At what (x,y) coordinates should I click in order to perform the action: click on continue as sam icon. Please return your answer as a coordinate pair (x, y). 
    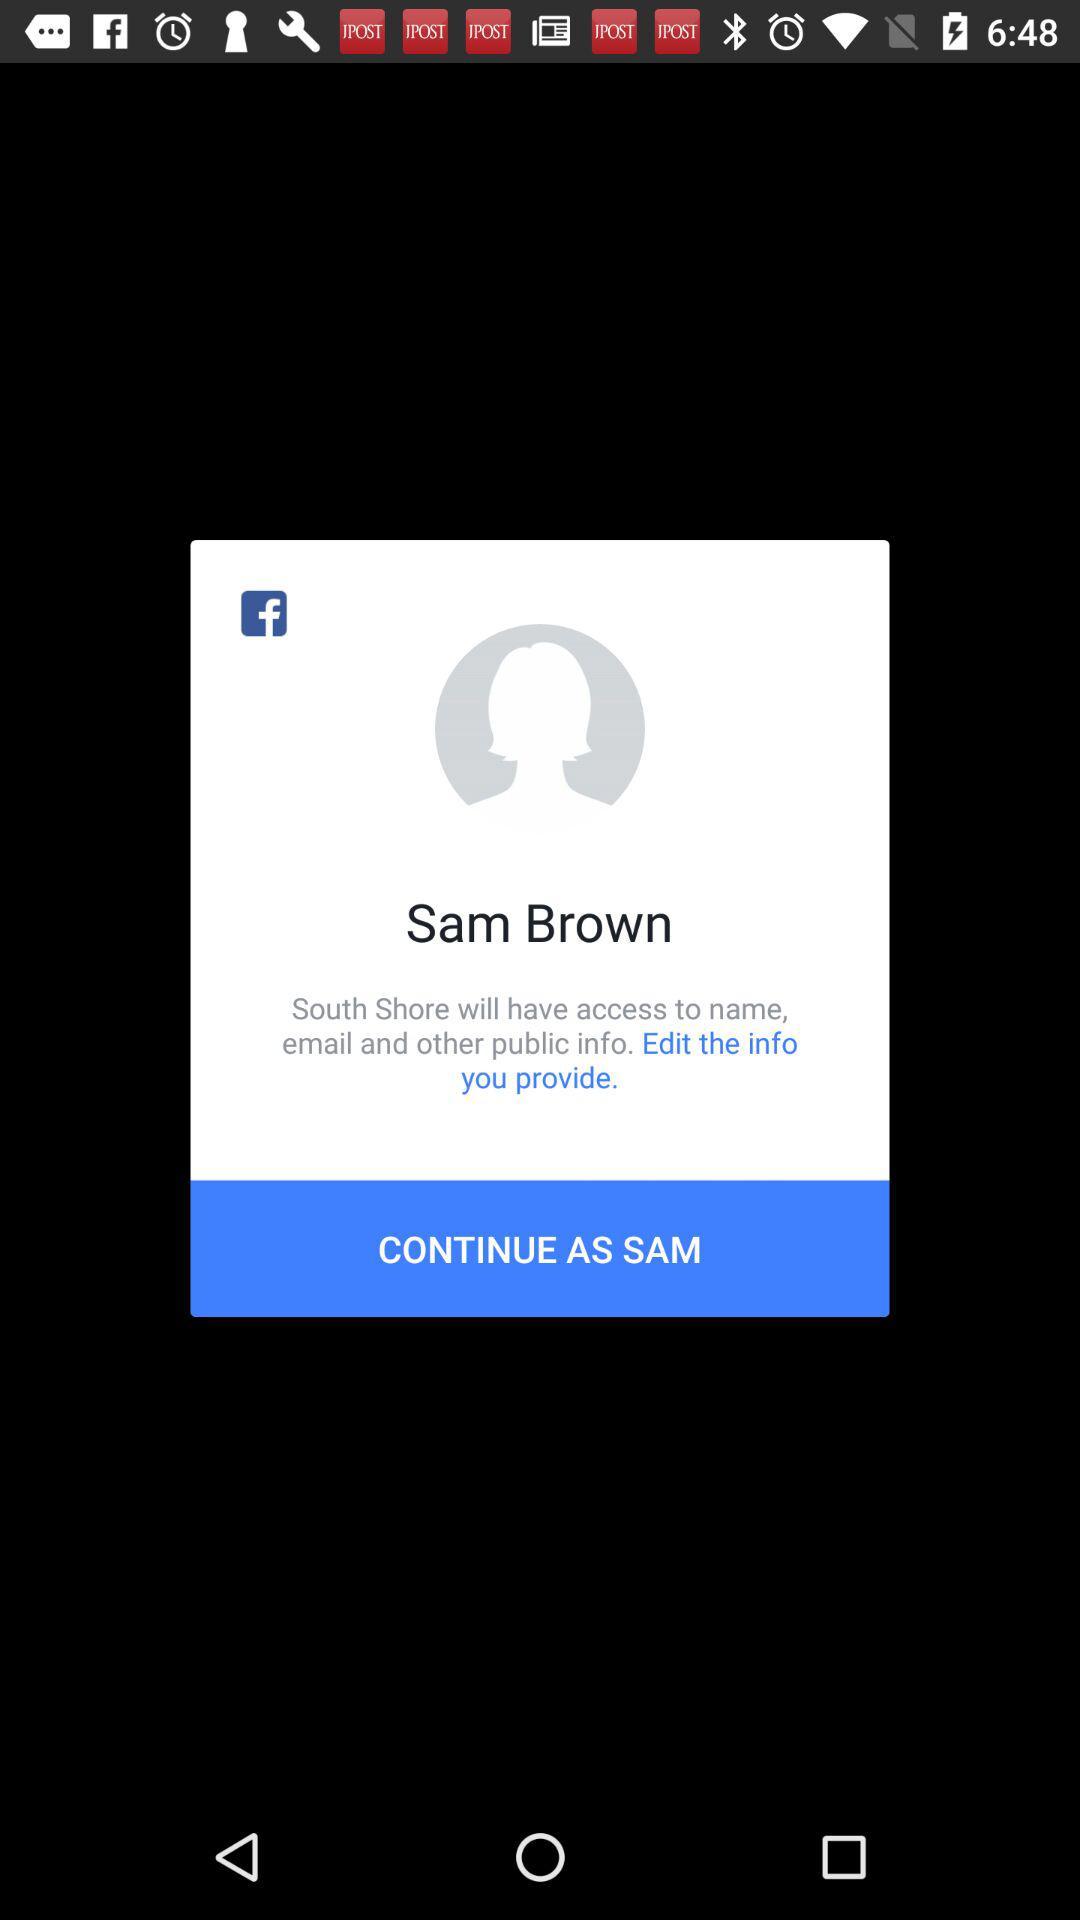
    Looking at the image, I should click on (540, 1247).